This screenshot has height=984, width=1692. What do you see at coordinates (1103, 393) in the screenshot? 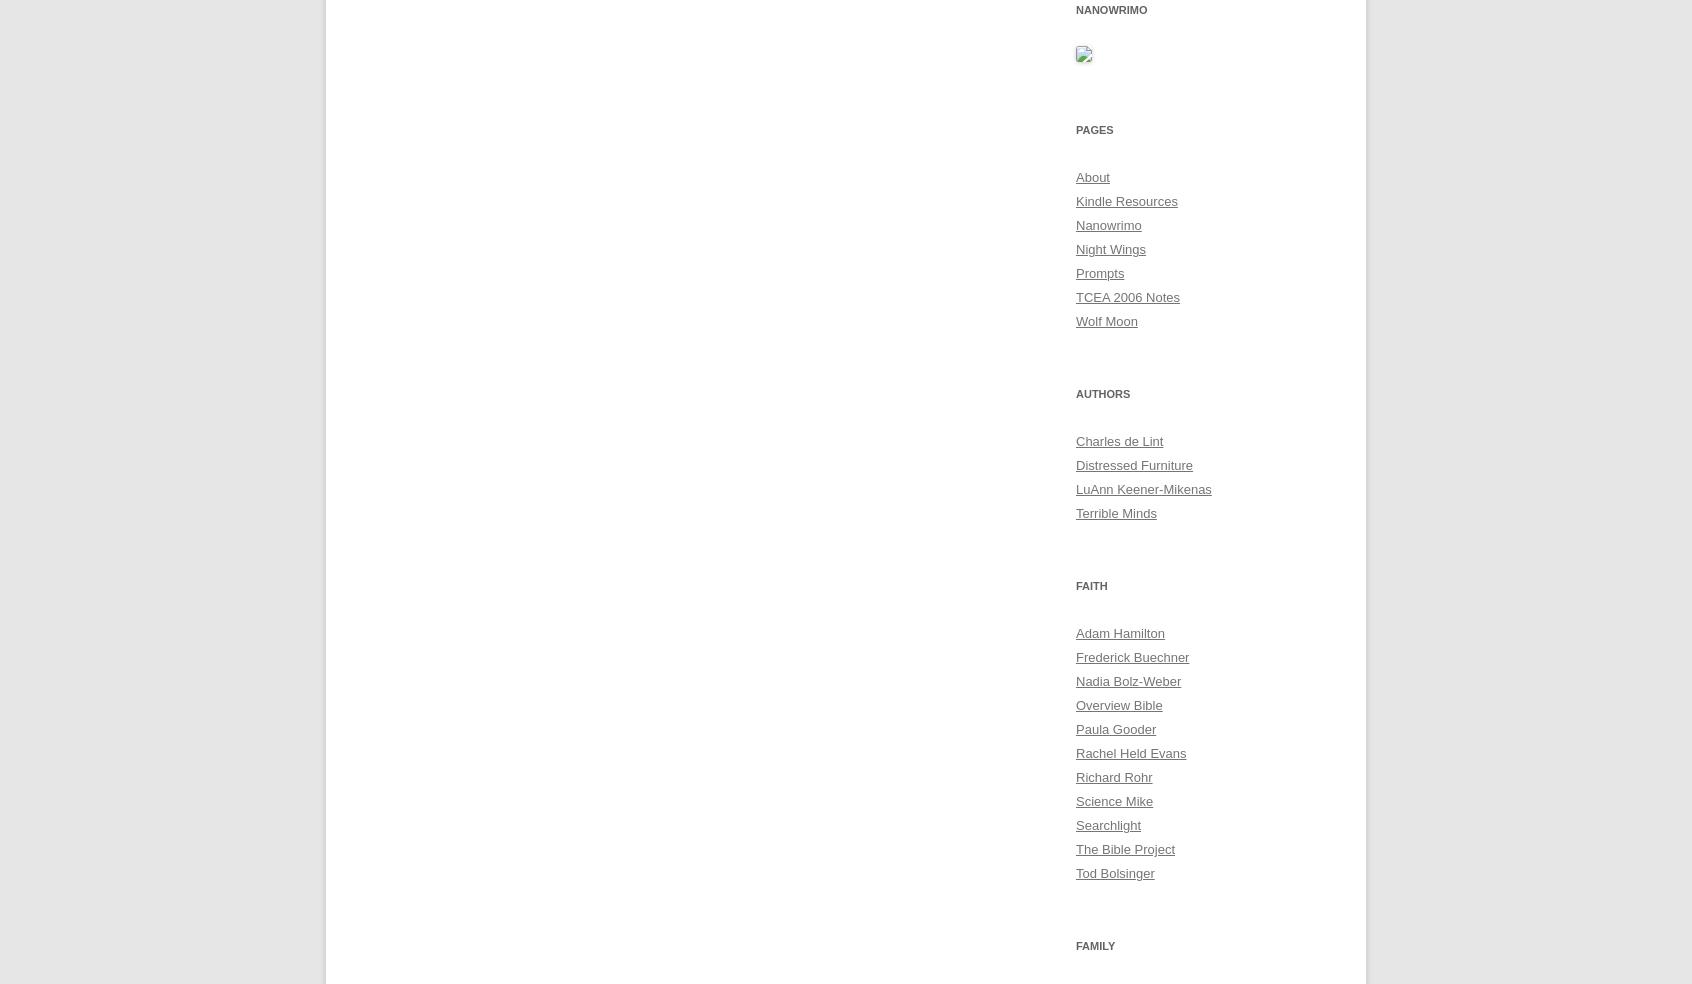
I see `'Authors'` at bounding box center [1103, 393].